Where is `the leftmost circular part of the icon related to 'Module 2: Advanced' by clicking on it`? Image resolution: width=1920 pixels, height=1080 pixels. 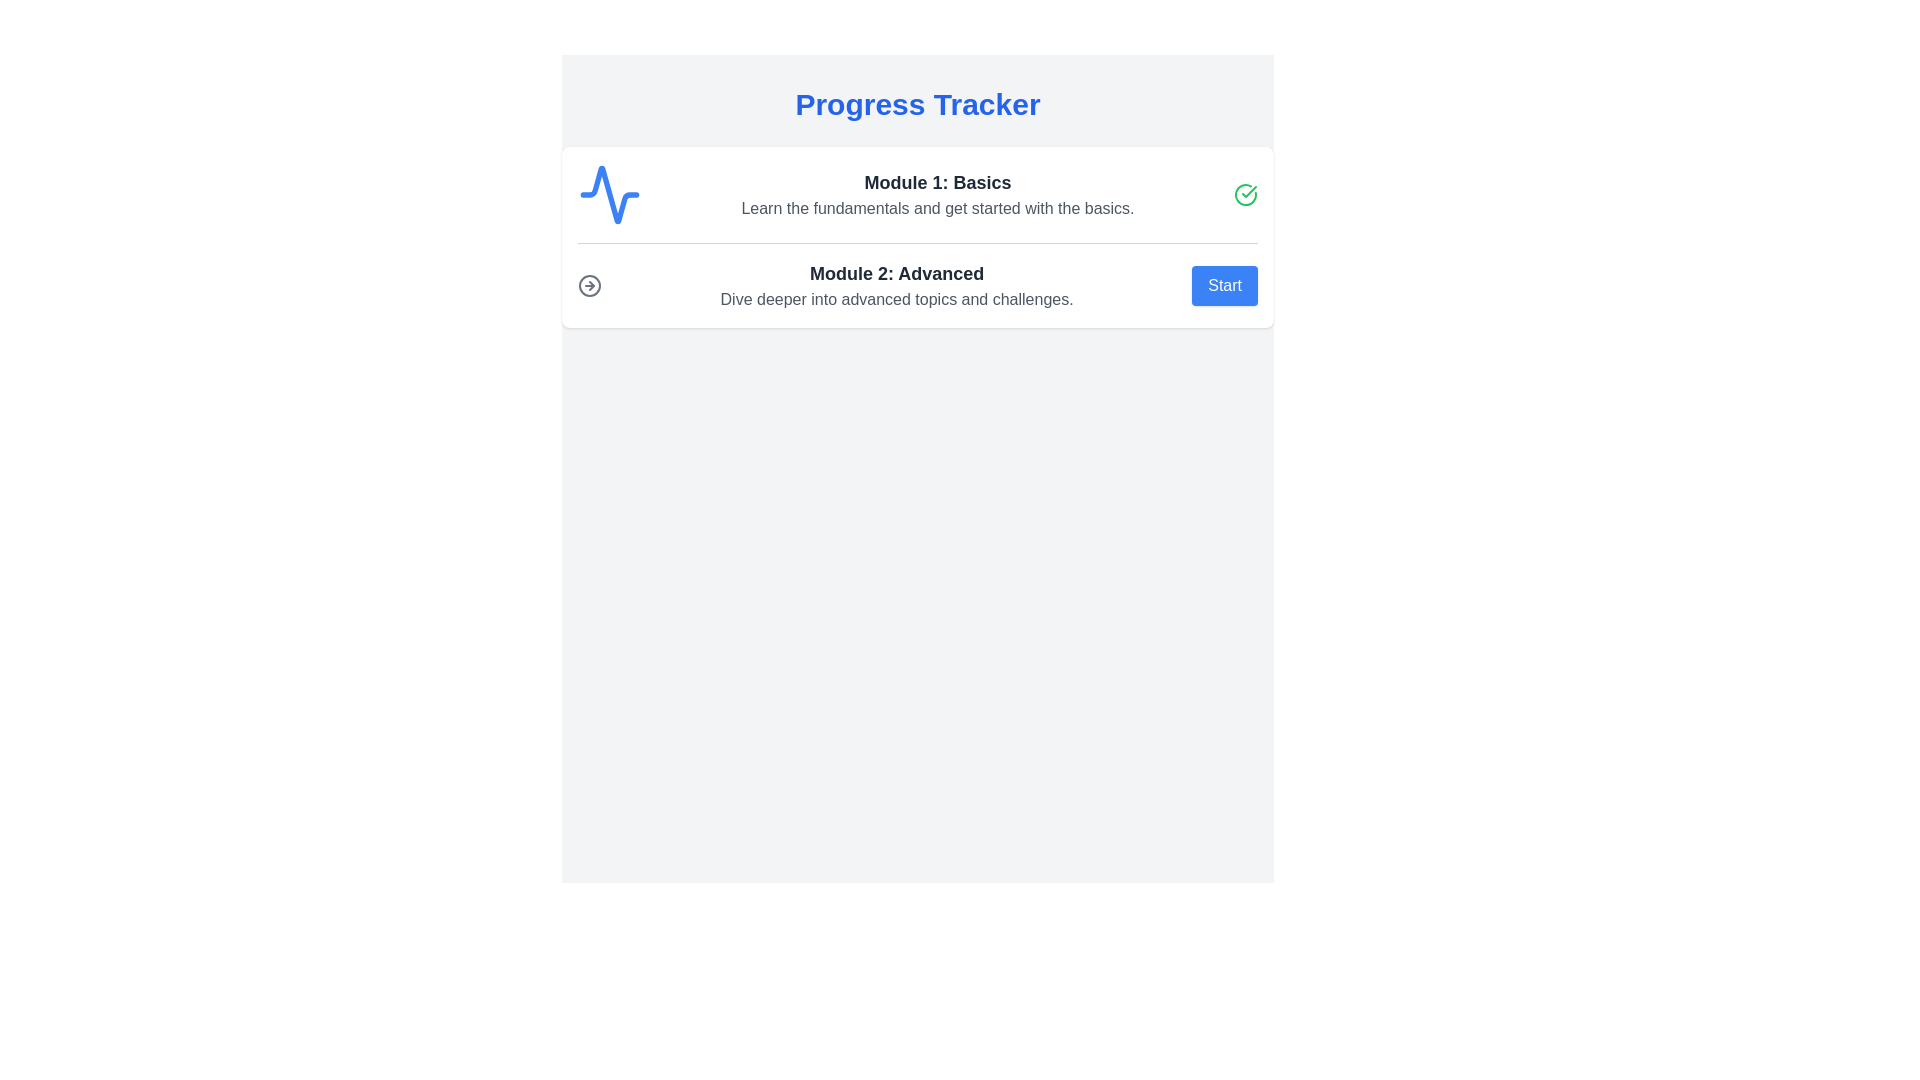 the leftmost circular part of the icon related to 'Module 2: Advanced' by clicking on it is located at coordinates (589, 285).